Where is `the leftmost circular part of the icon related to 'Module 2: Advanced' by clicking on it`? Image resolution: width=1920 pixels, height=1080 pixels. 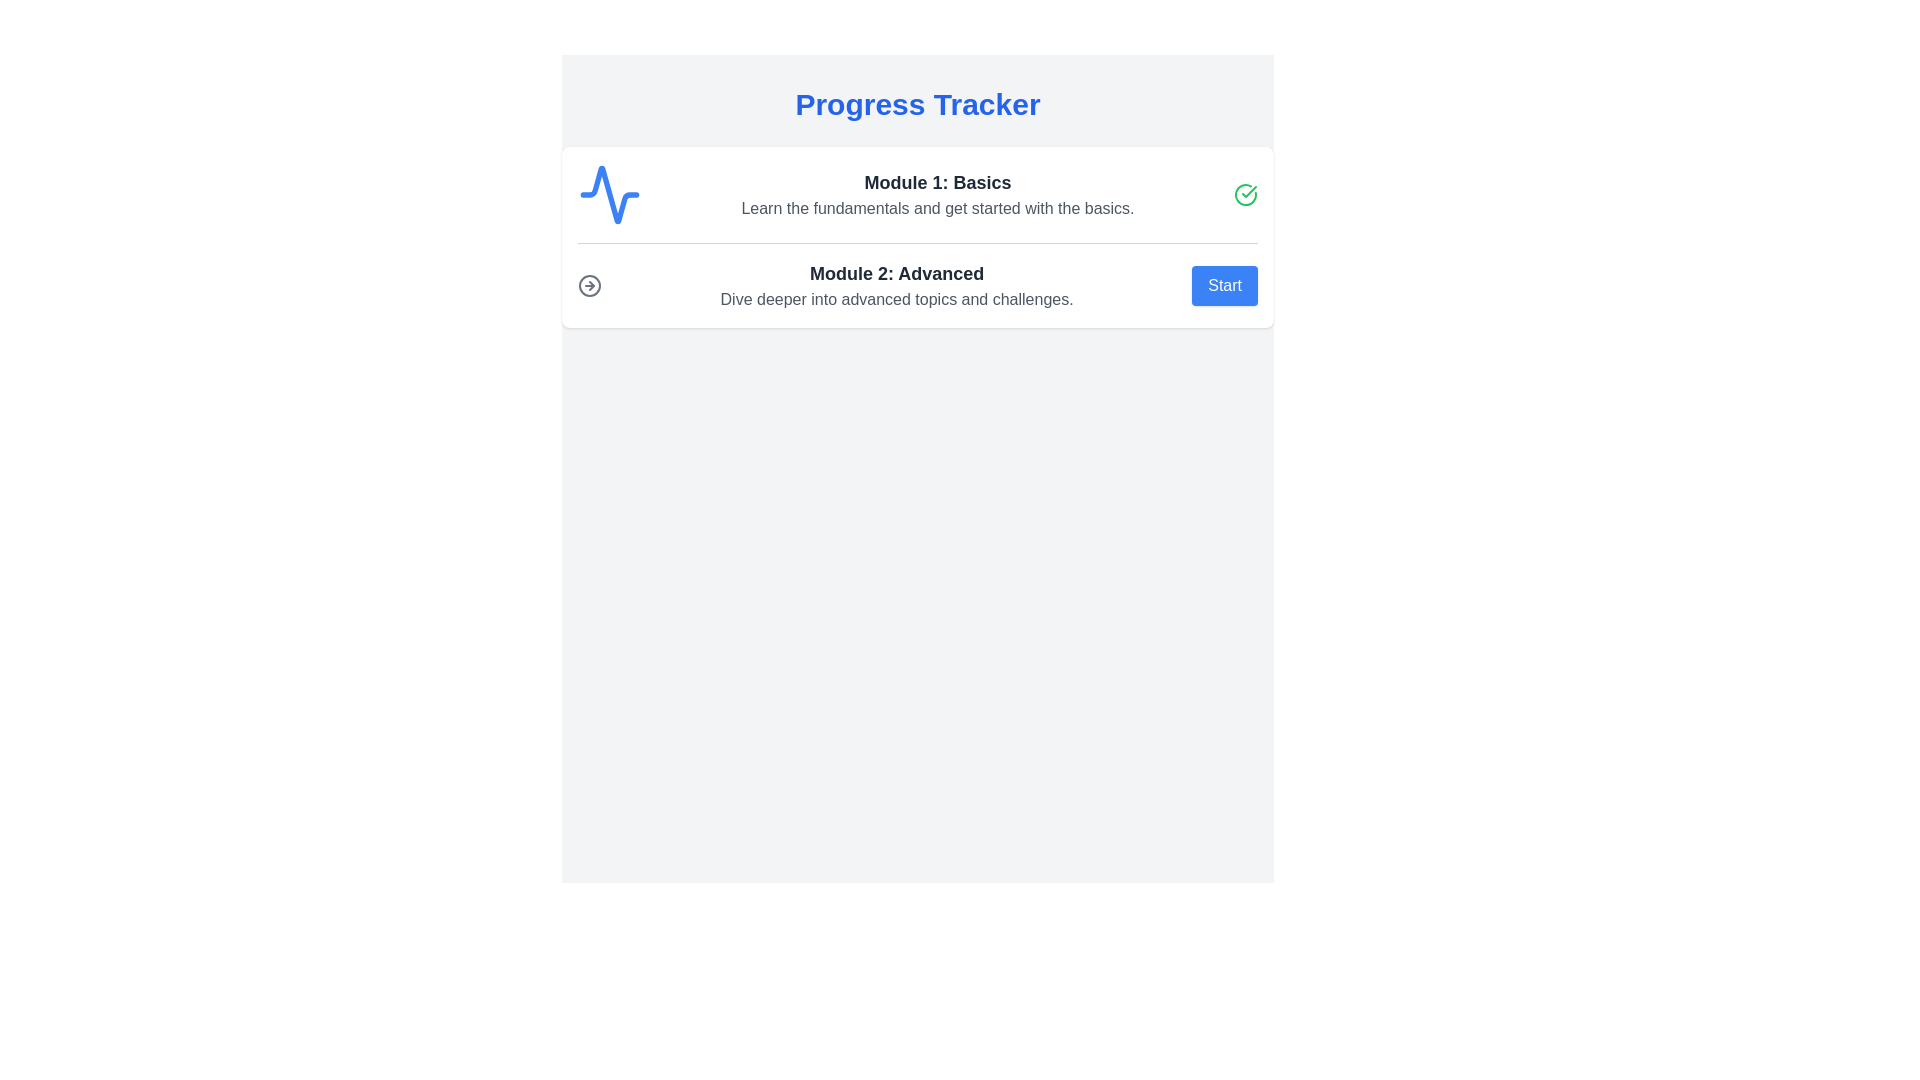 the leftmost circular part of the icon related to 'Module 2: Advanced' by clicking on it is located at coordinates (589, 285).